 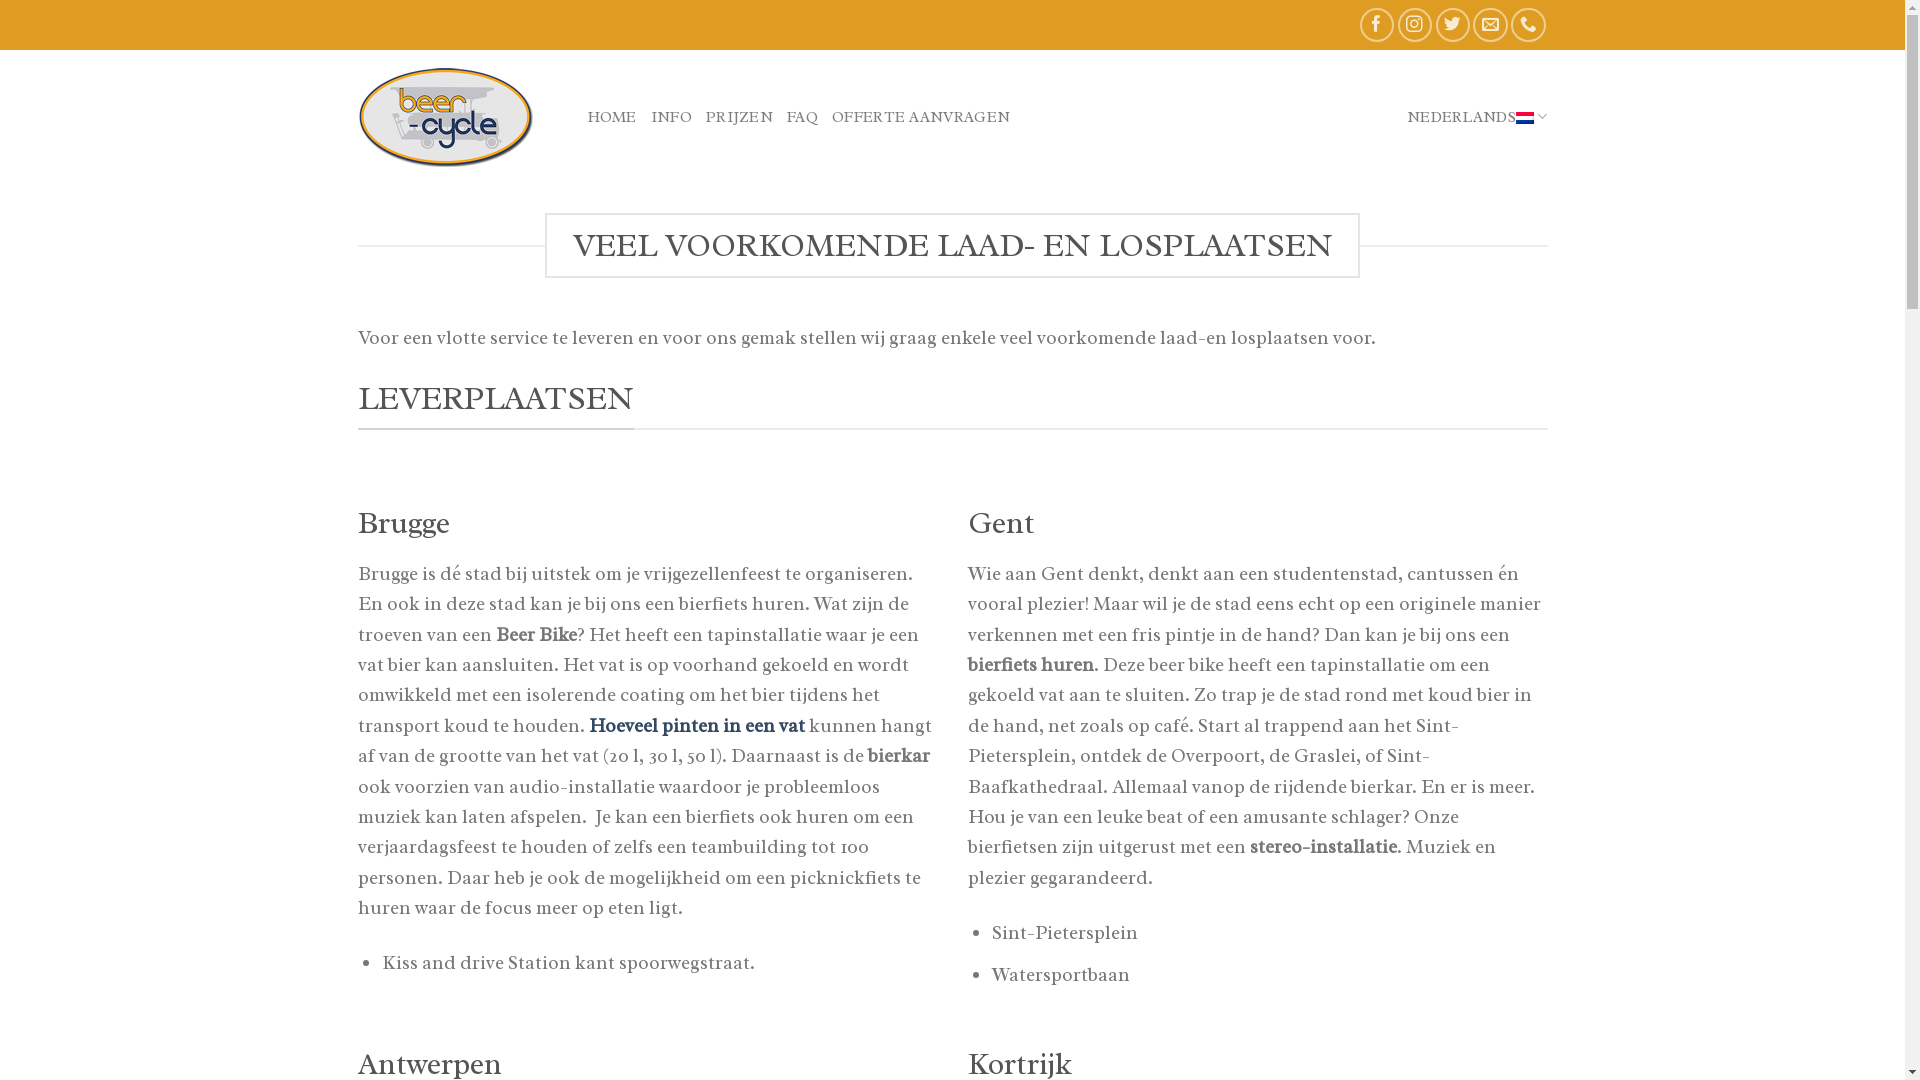 What do you see at coordinates (587, 725) in the screenshot?
I see `'Hoeveel pinten in een vat'` at bounding box center [587, 725].